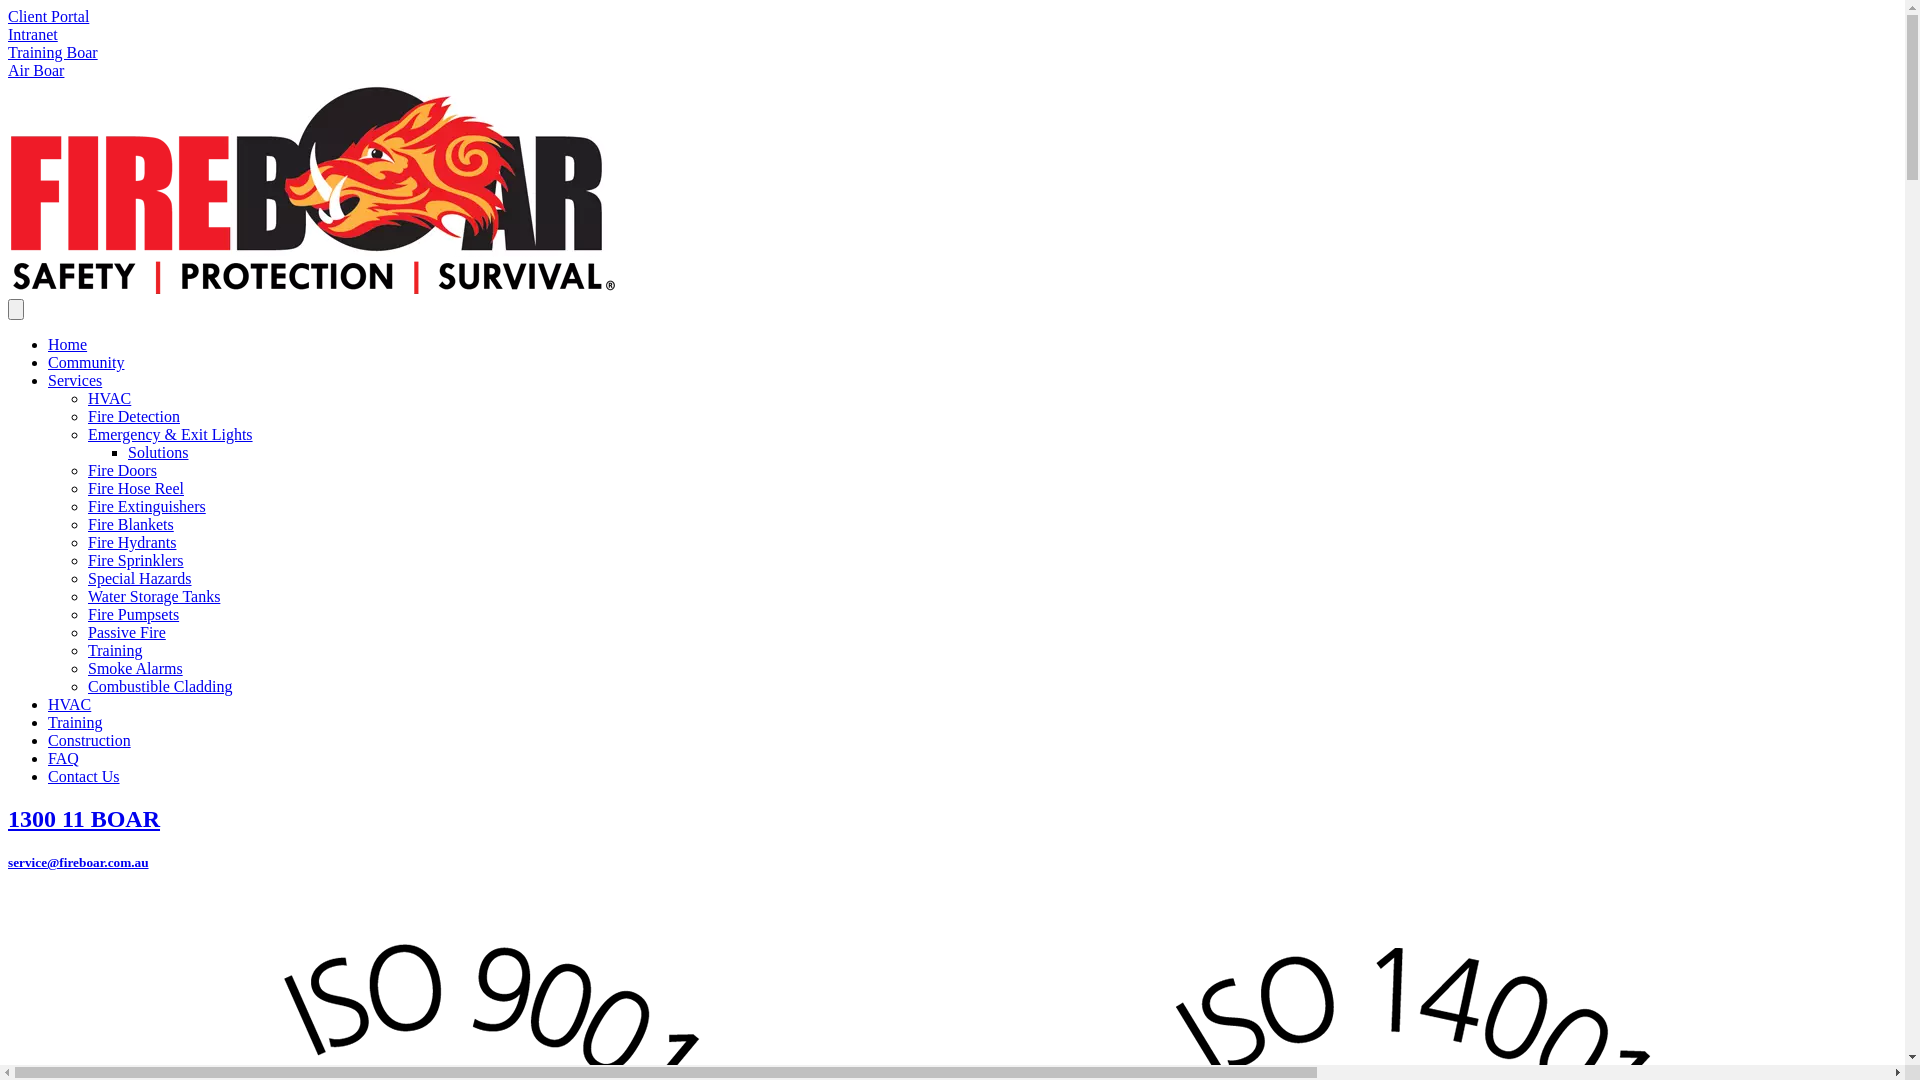 The height and width of the screenshot is (1080, 1920). Describe the element at coordinates (130, 542) in the screenshot. I see `'Fire Hydrants'` at that location.